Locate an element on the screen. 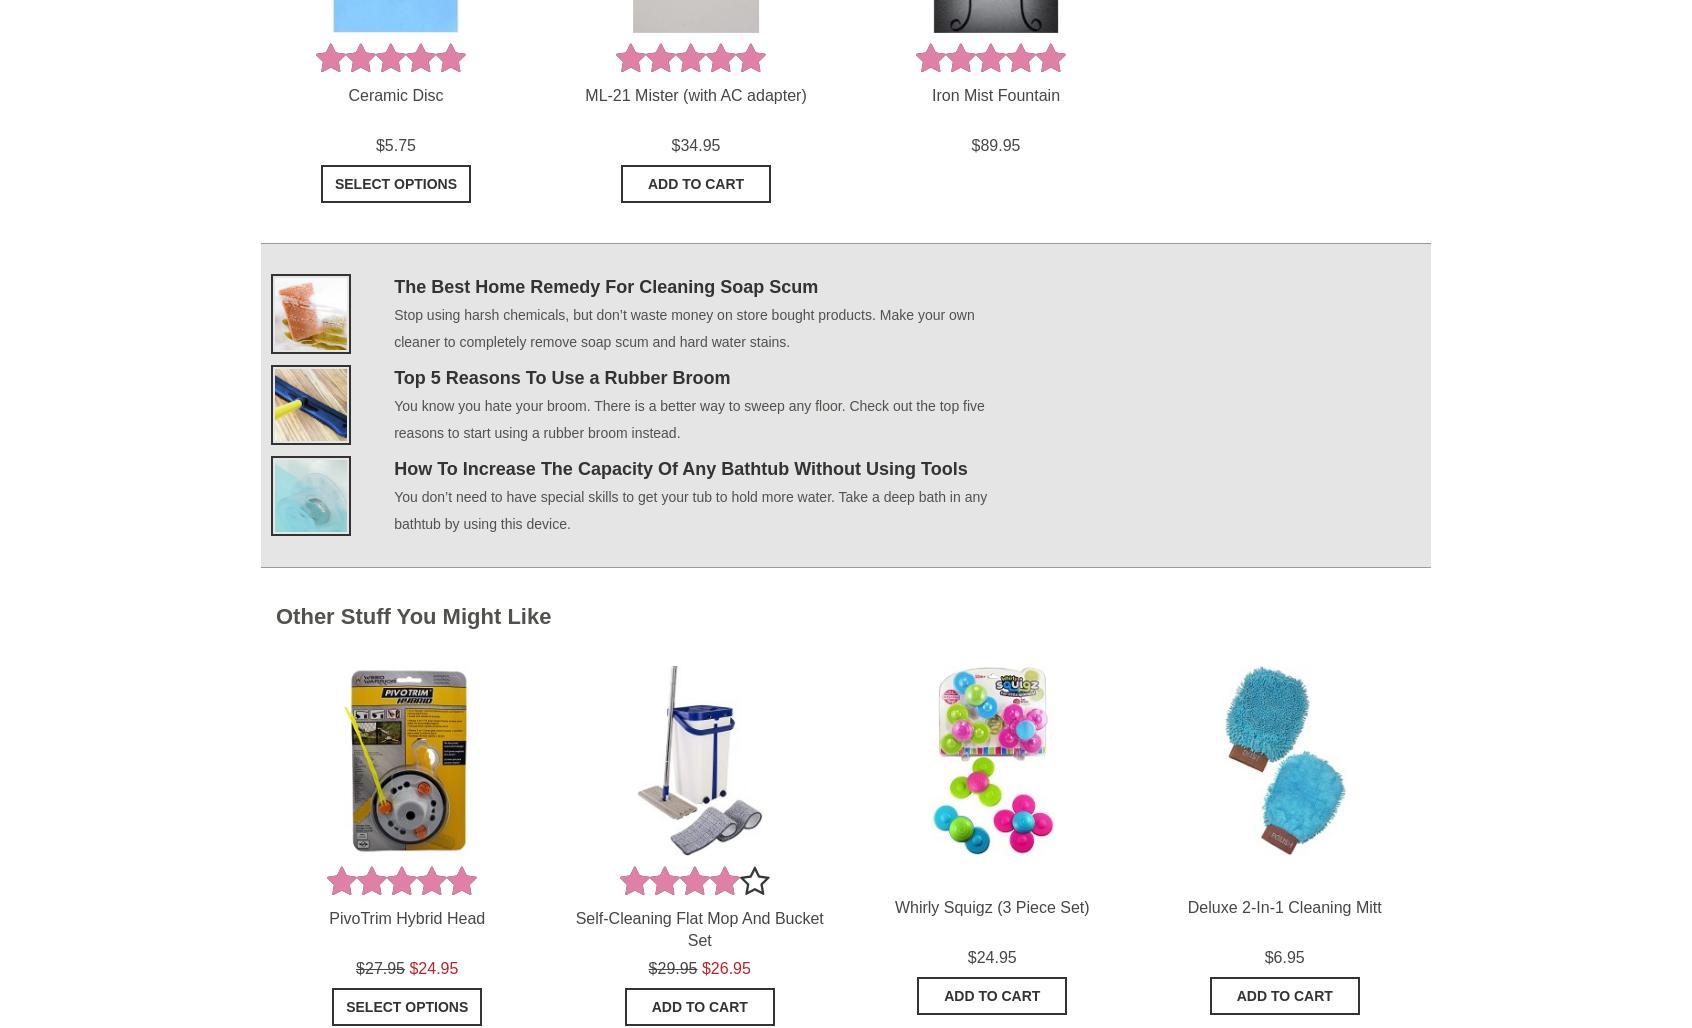 This screenshot has width=1692, height=1028. 'Self-Cleaning Flat Mop And Bucket Set' is located at coordinates (698, 929).